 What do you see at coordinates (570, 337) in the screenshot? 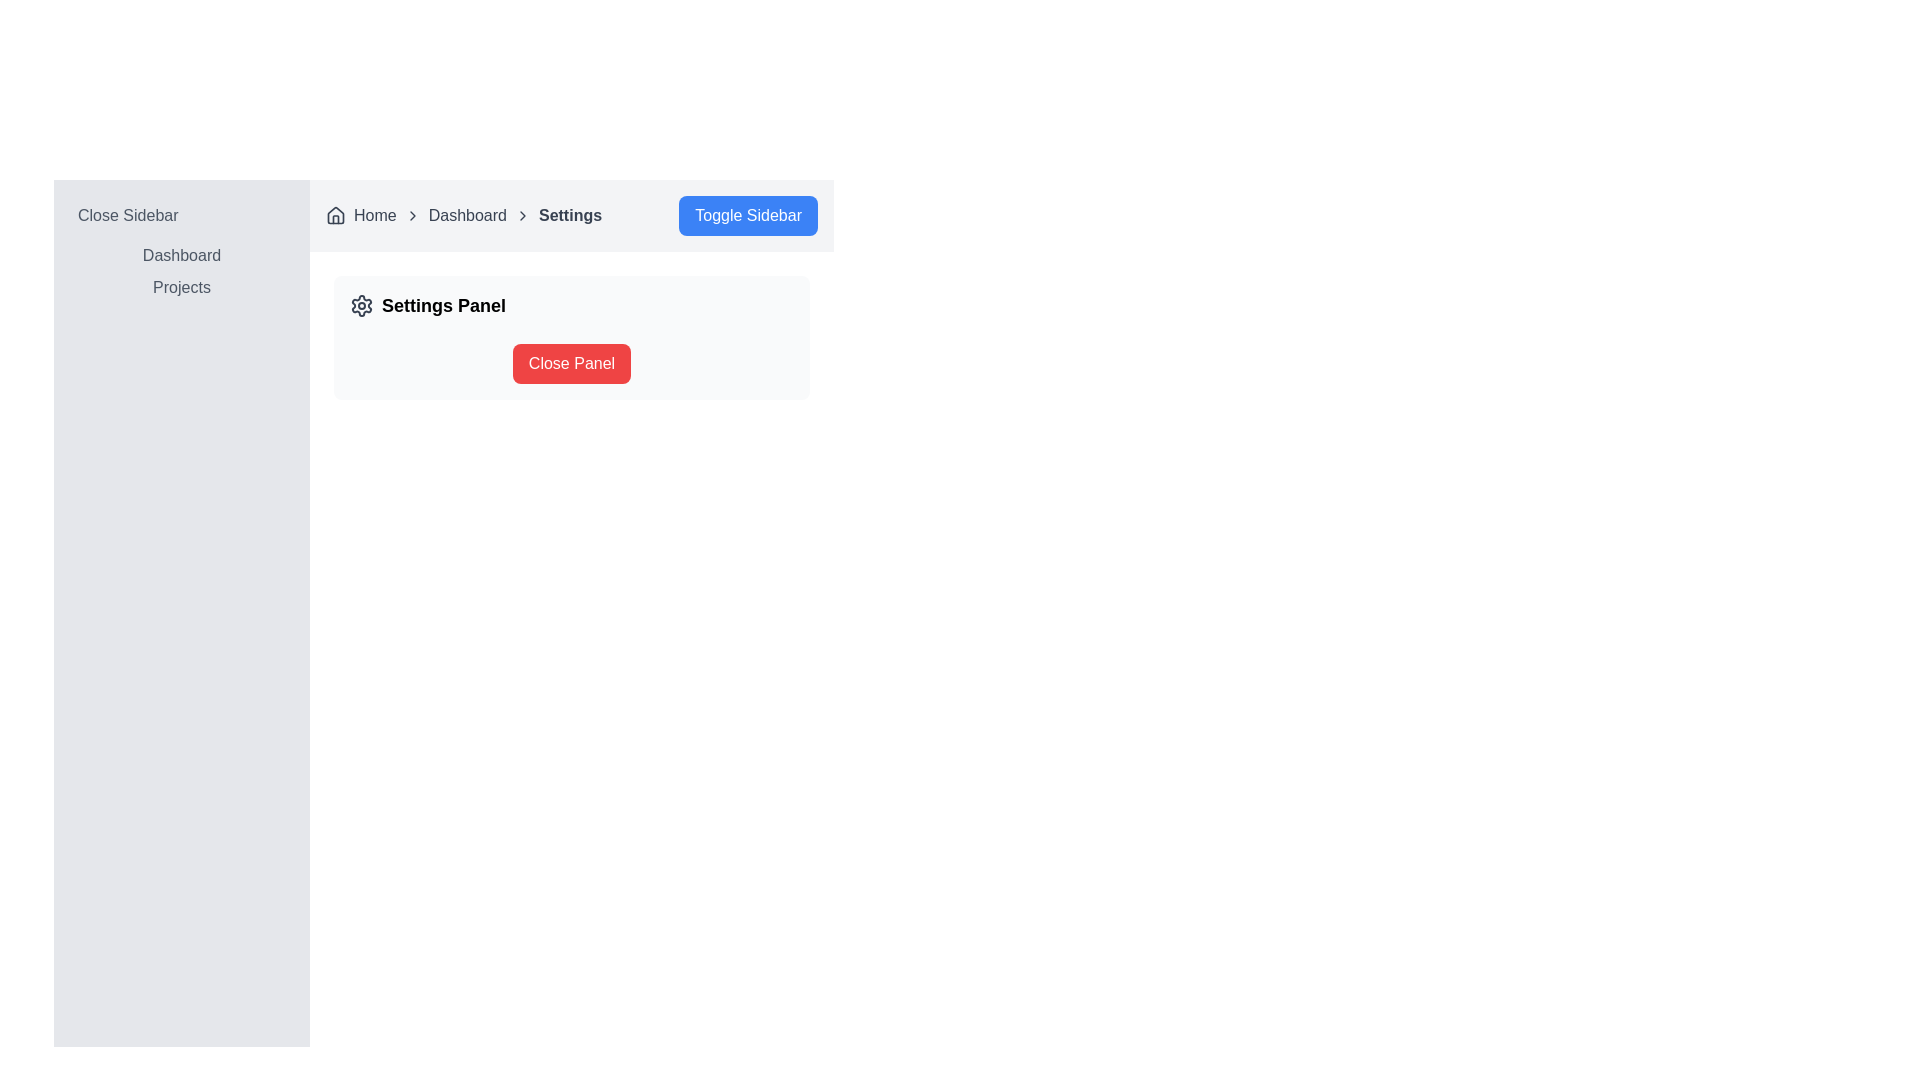
I see `the red 'Close Panel' button in the Settings Panel` at bounding box center [570, 337].